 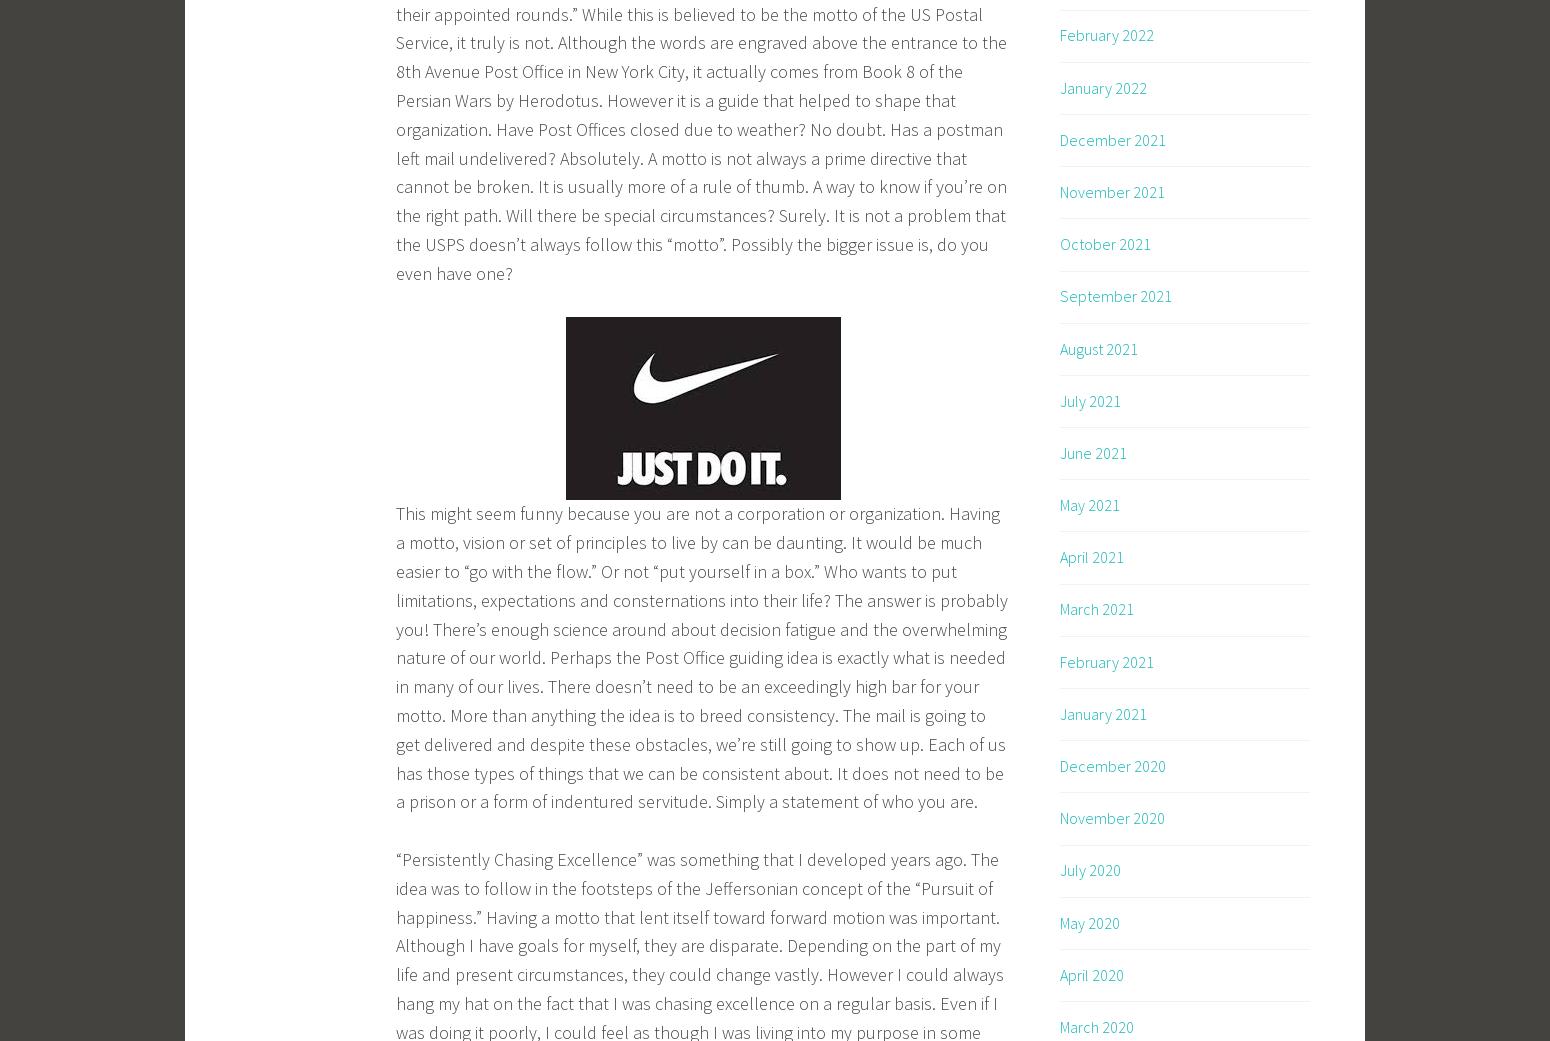 I want to click on 'April 2021', so click(x=1090, y=557).